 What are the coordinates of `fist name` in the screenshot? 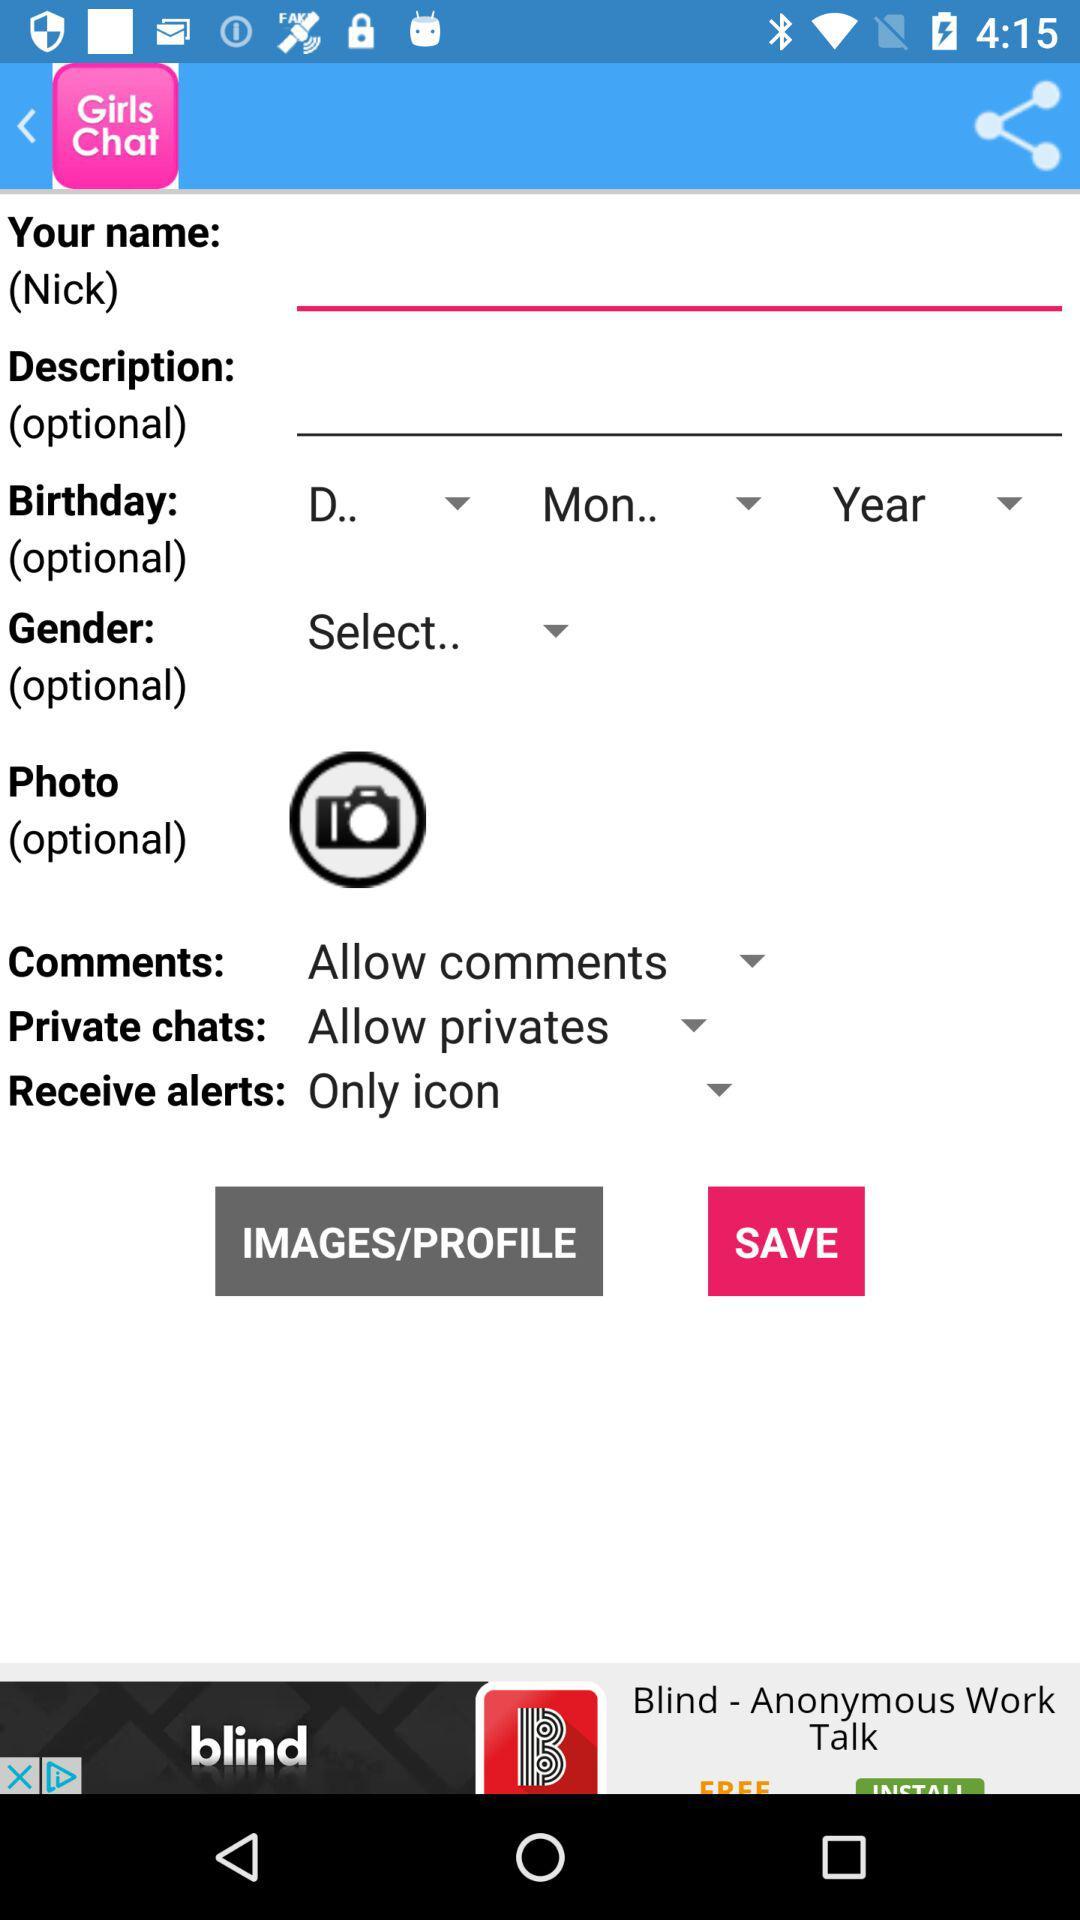 It's located at (678, 264).